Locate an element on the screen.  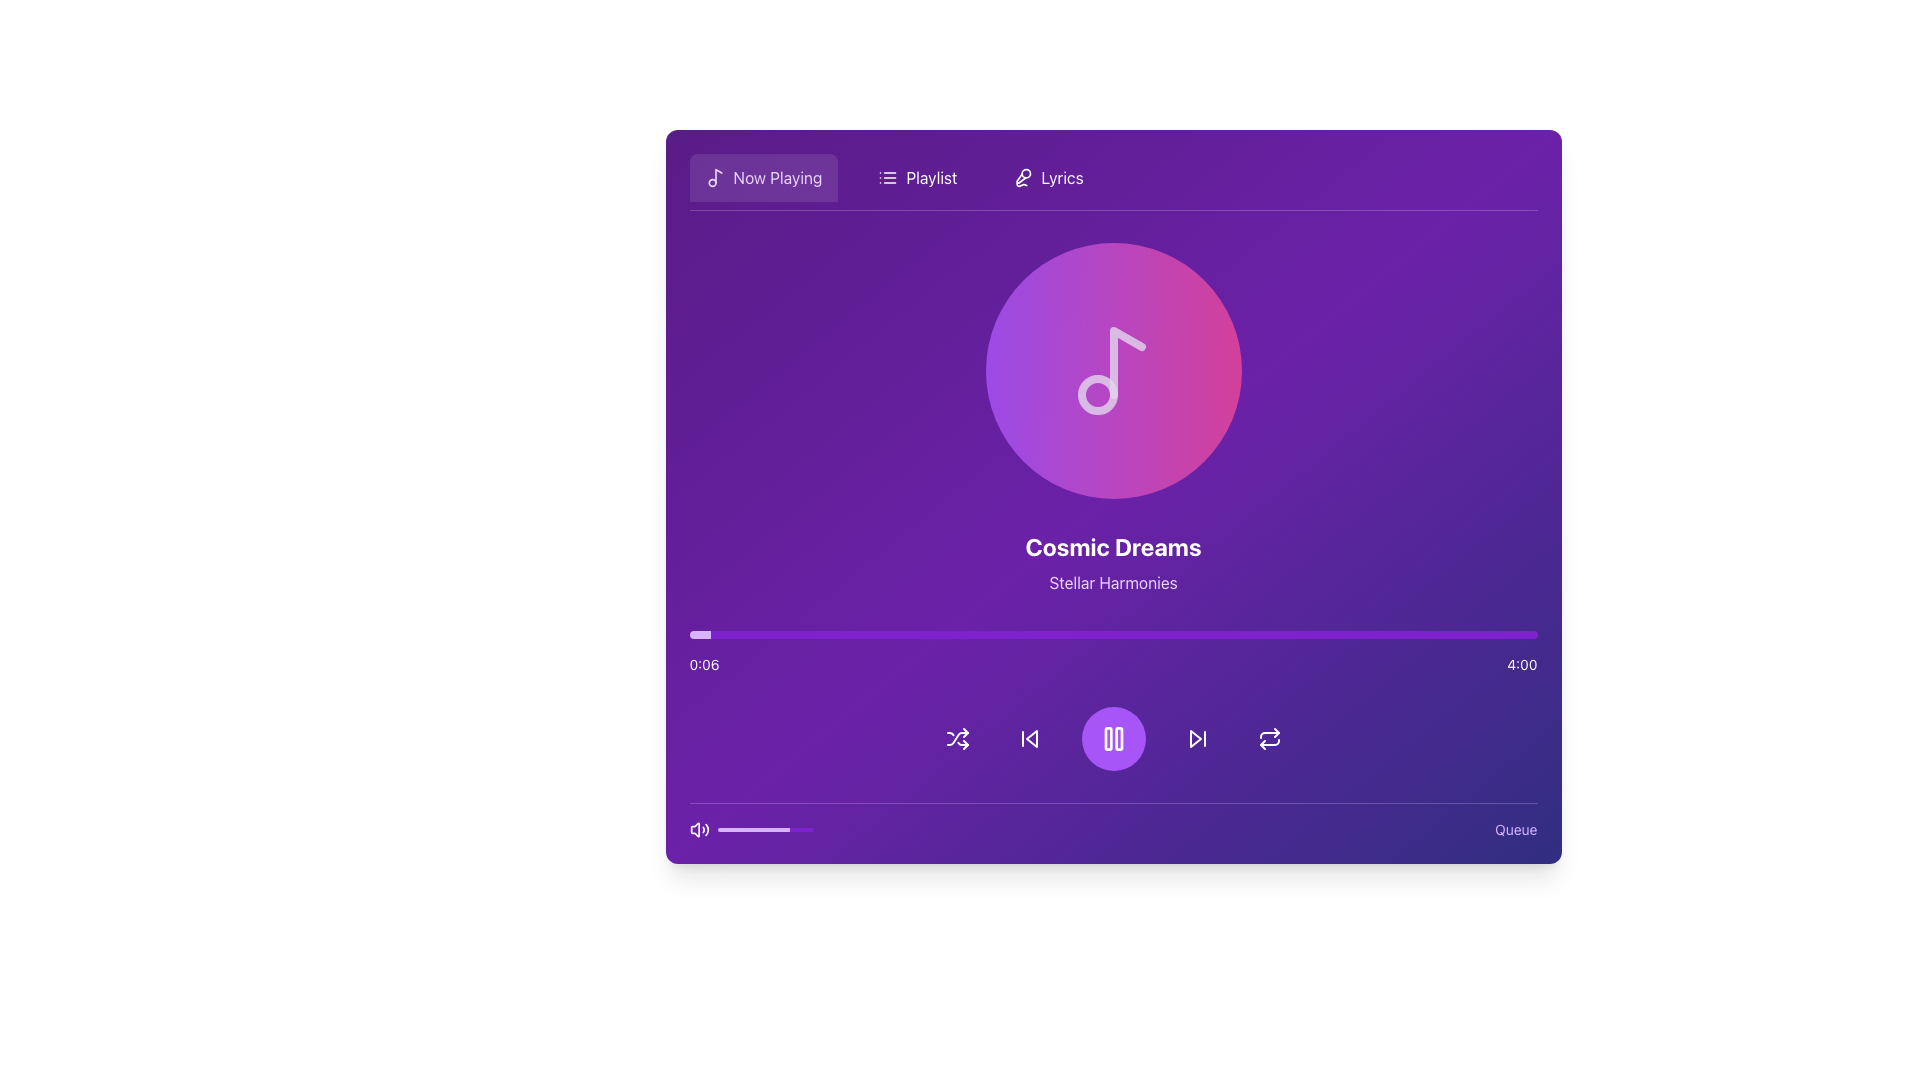
the right-hand vertical bar of the pause icon within the circular play control button to interact with it is located at coordinates (1117, 739).